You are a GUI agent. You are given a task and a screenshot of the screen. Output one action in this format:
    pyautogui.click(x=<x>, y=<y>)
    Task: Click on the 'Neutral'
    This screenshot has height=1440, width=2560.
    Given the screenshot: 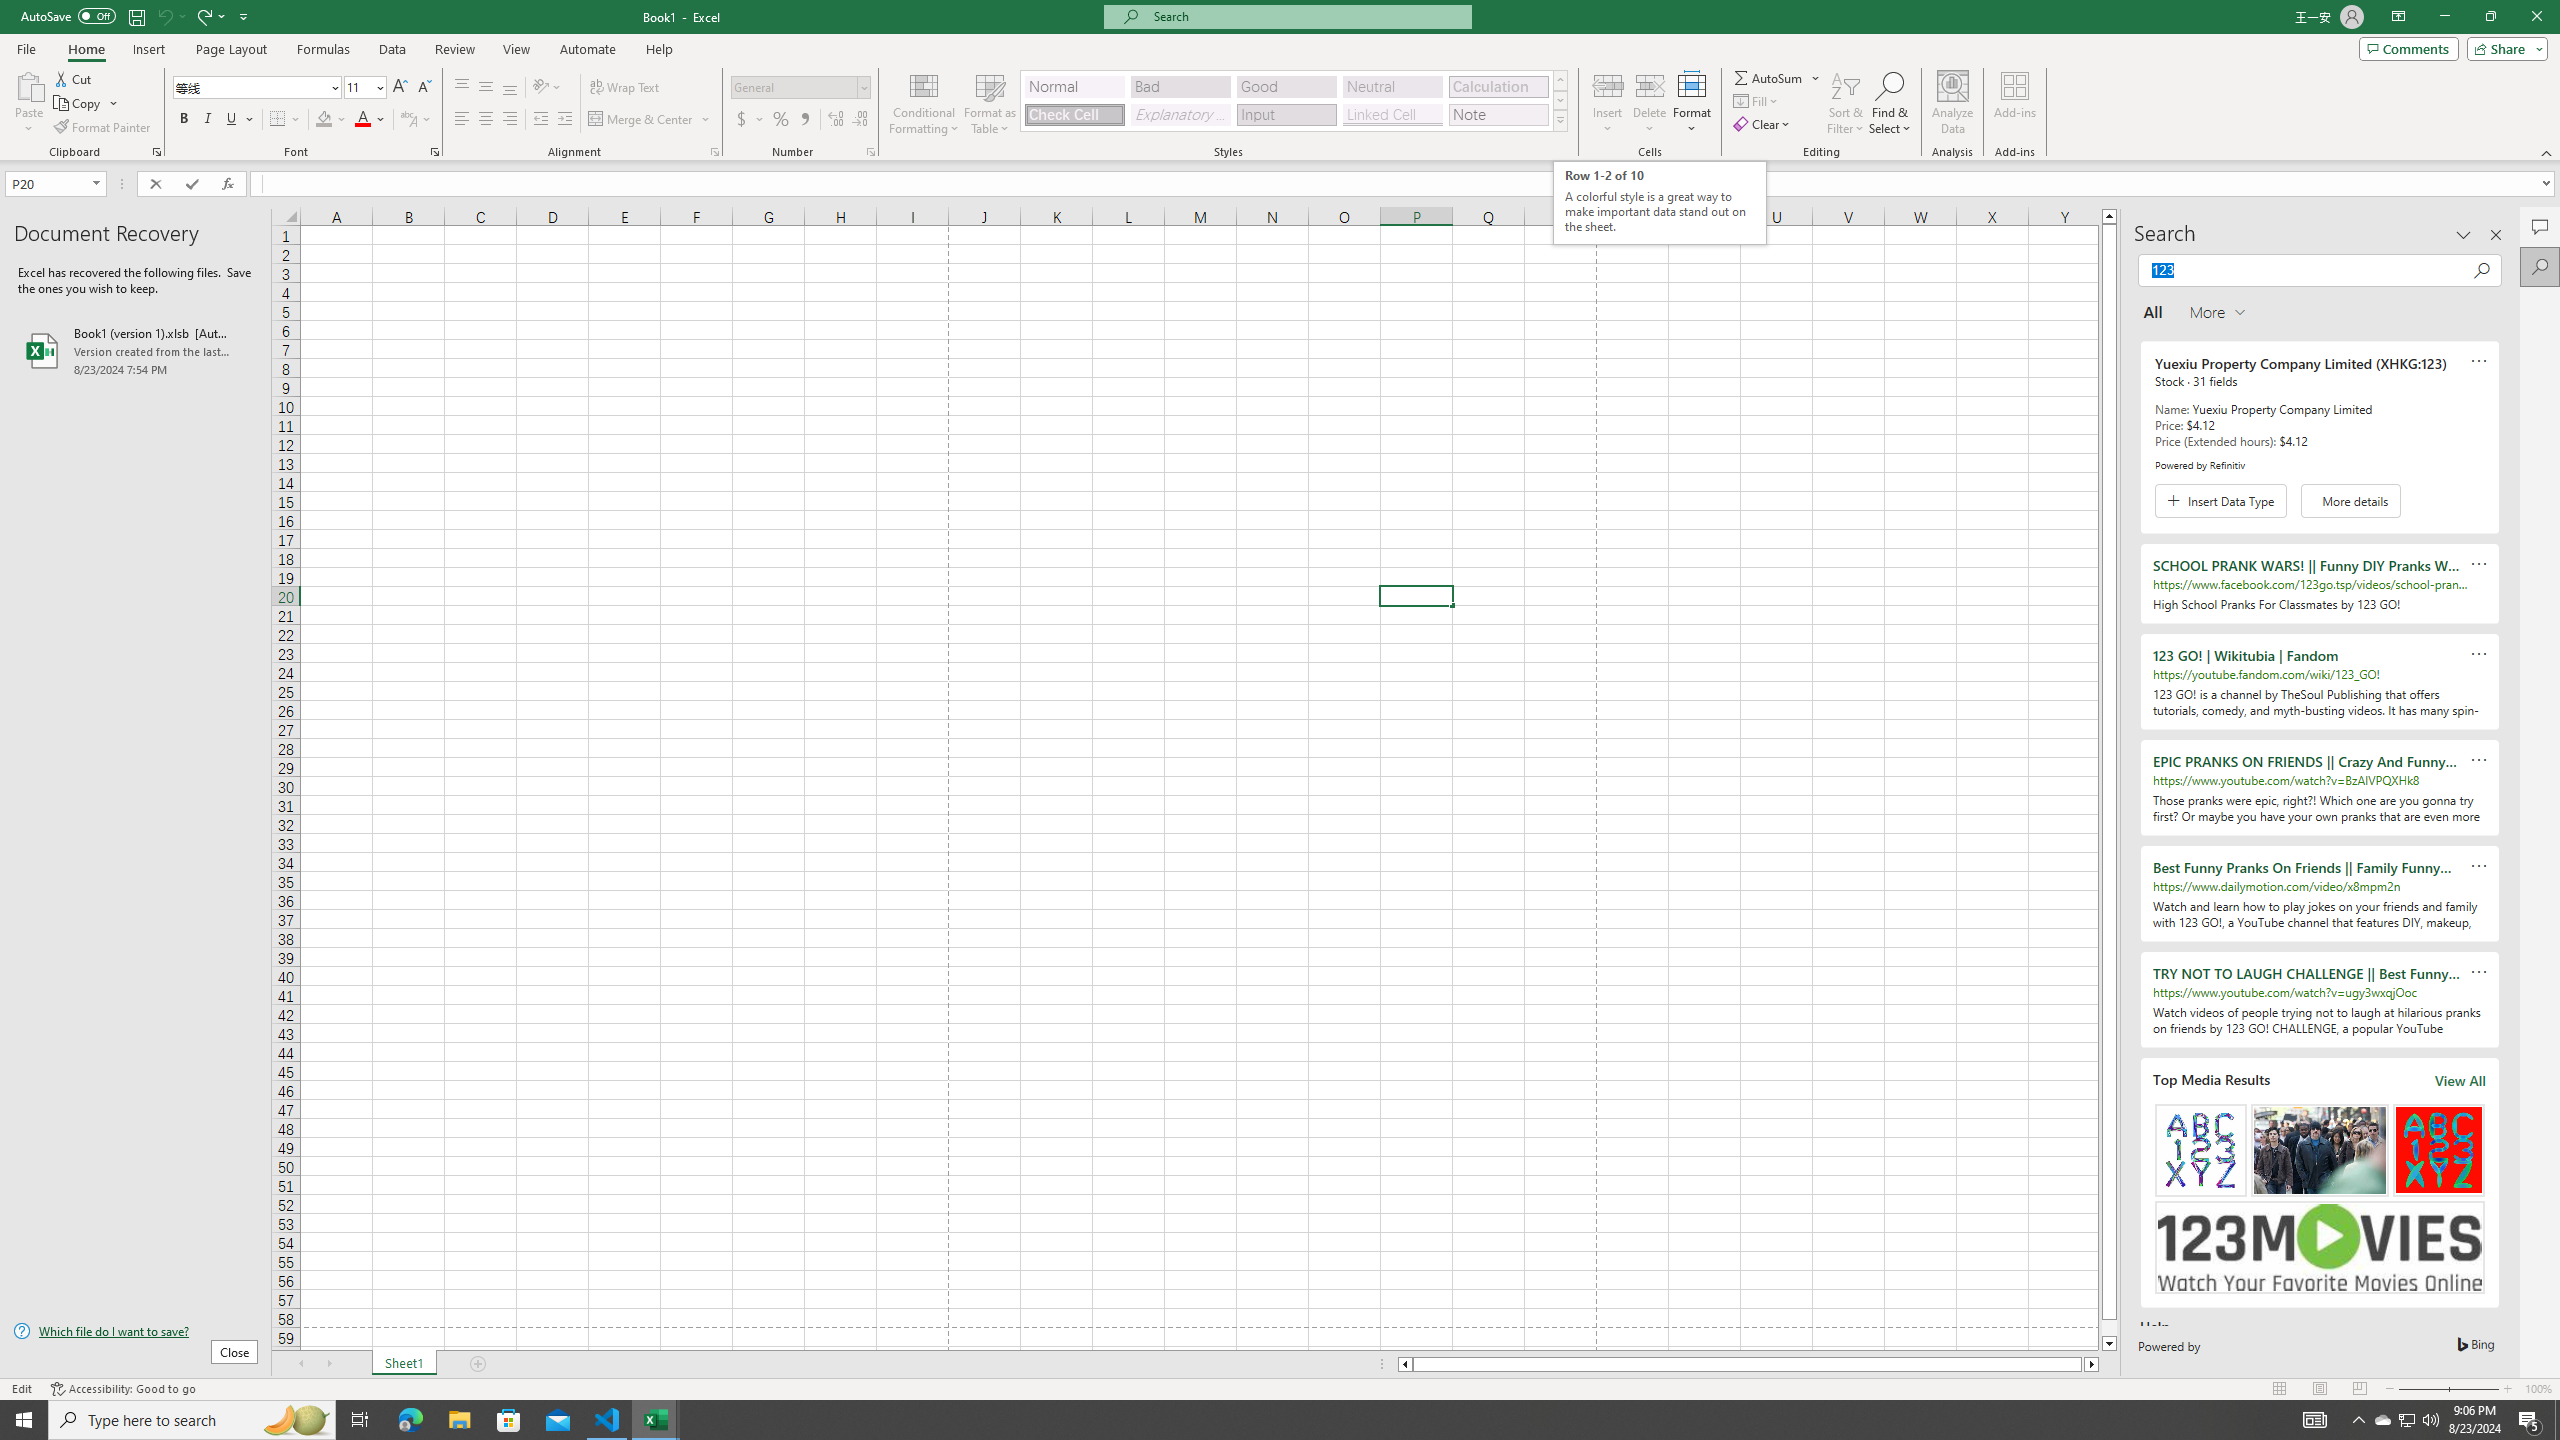 What is the action you would take?
    pyautogui.click(x=1391, y=87)
    